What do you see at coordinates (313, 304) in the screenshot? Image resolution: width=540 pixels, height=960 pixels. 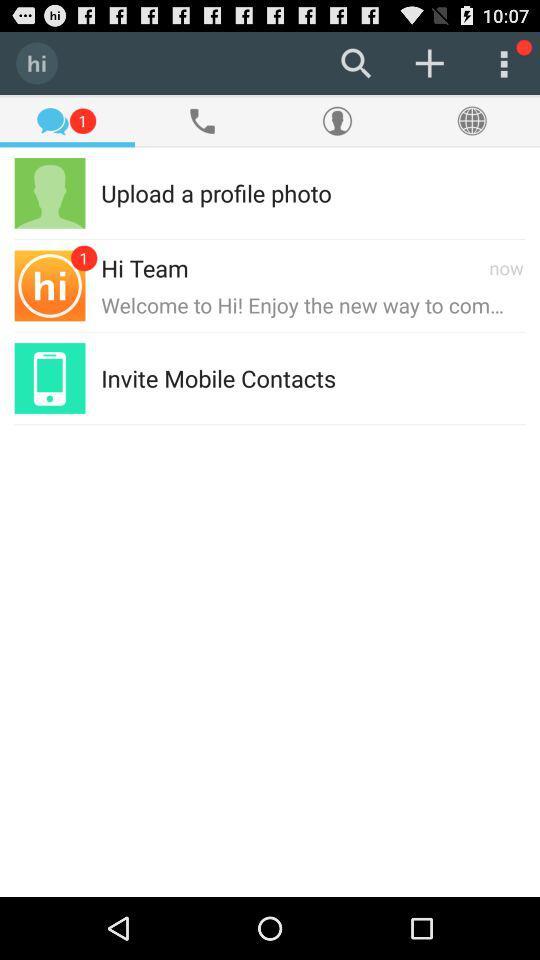 I see `the welcome to hi item` at bounding box center [313, 304].